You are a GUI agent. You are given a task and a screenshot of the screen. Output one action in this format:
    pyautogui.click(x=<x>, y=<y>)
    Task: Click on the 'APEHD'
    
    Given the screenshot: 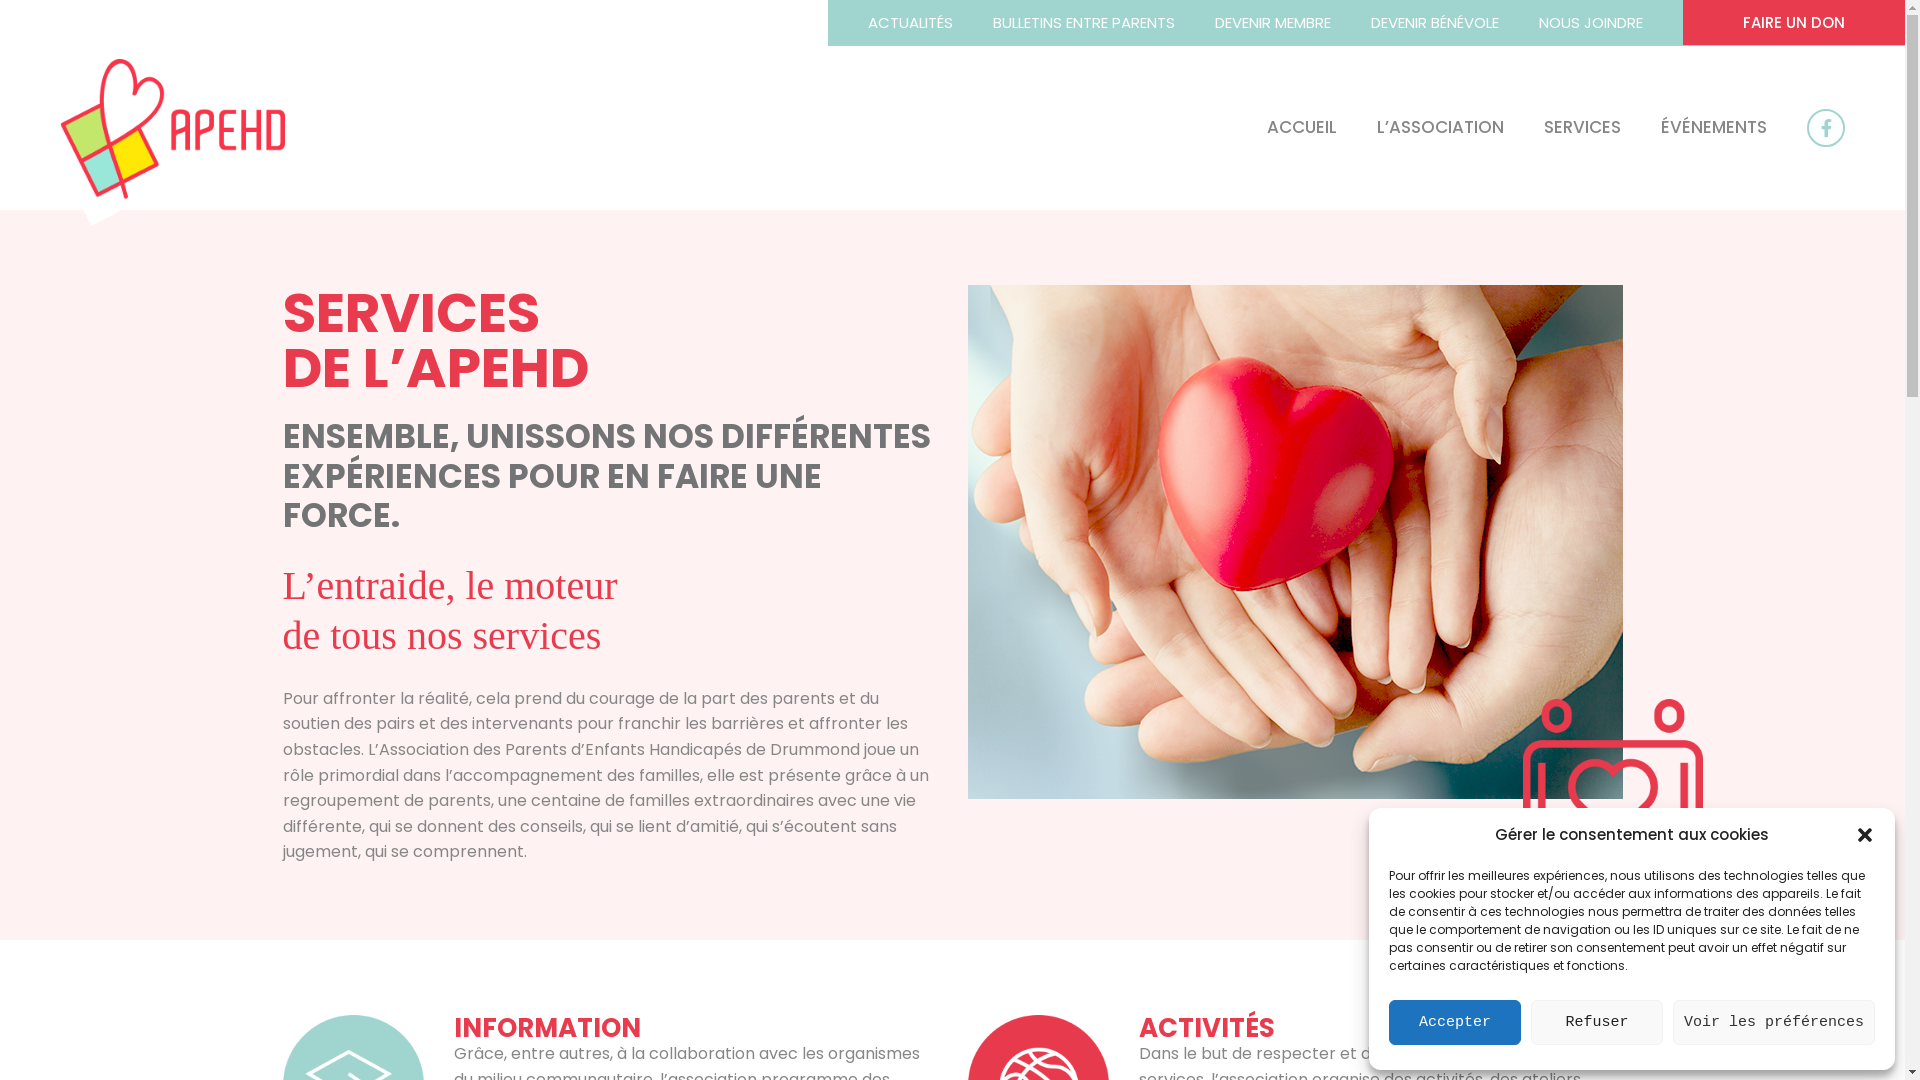 What is the action you would take?
    pyautogui.click(x=59, y=127)
    